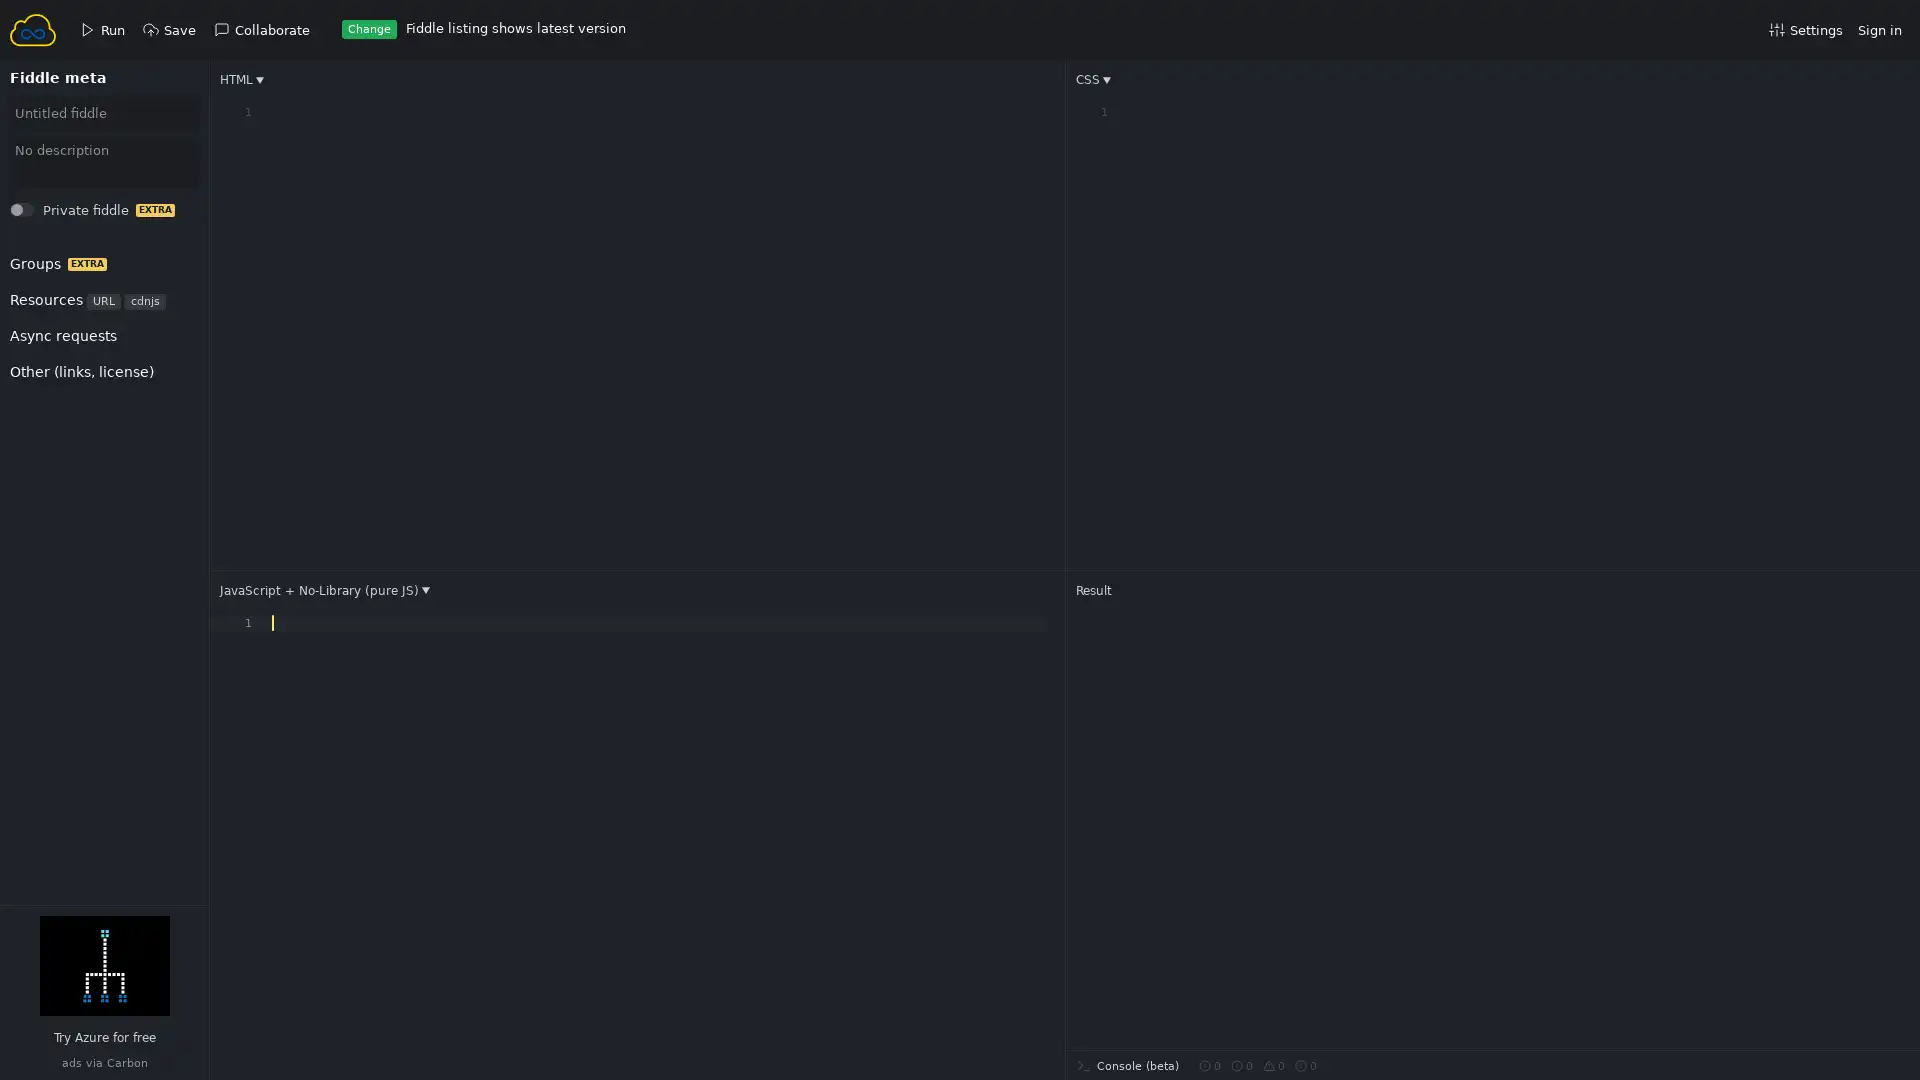  I want to click on Save, so click(42, 215).